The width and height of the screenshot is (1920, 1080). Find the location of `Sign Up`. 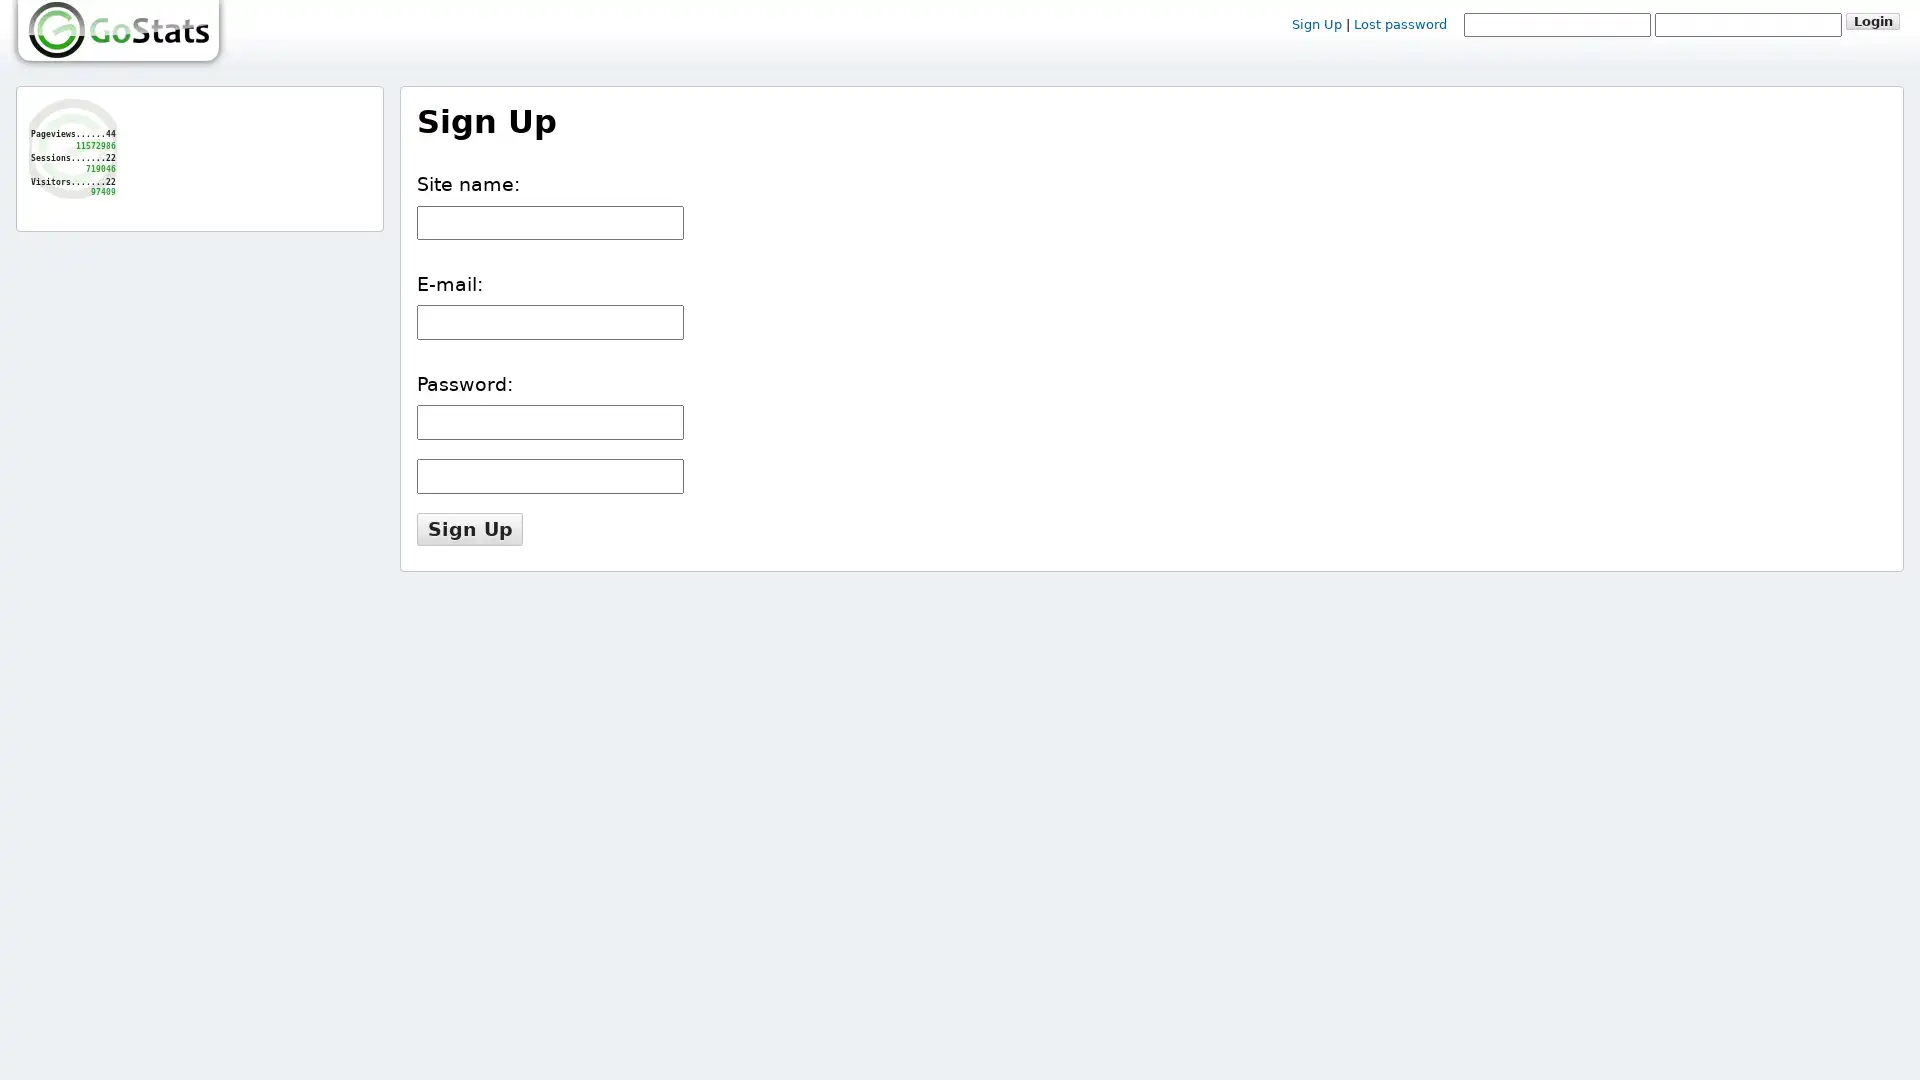

Sign Up is located at coordinates (469, 527).